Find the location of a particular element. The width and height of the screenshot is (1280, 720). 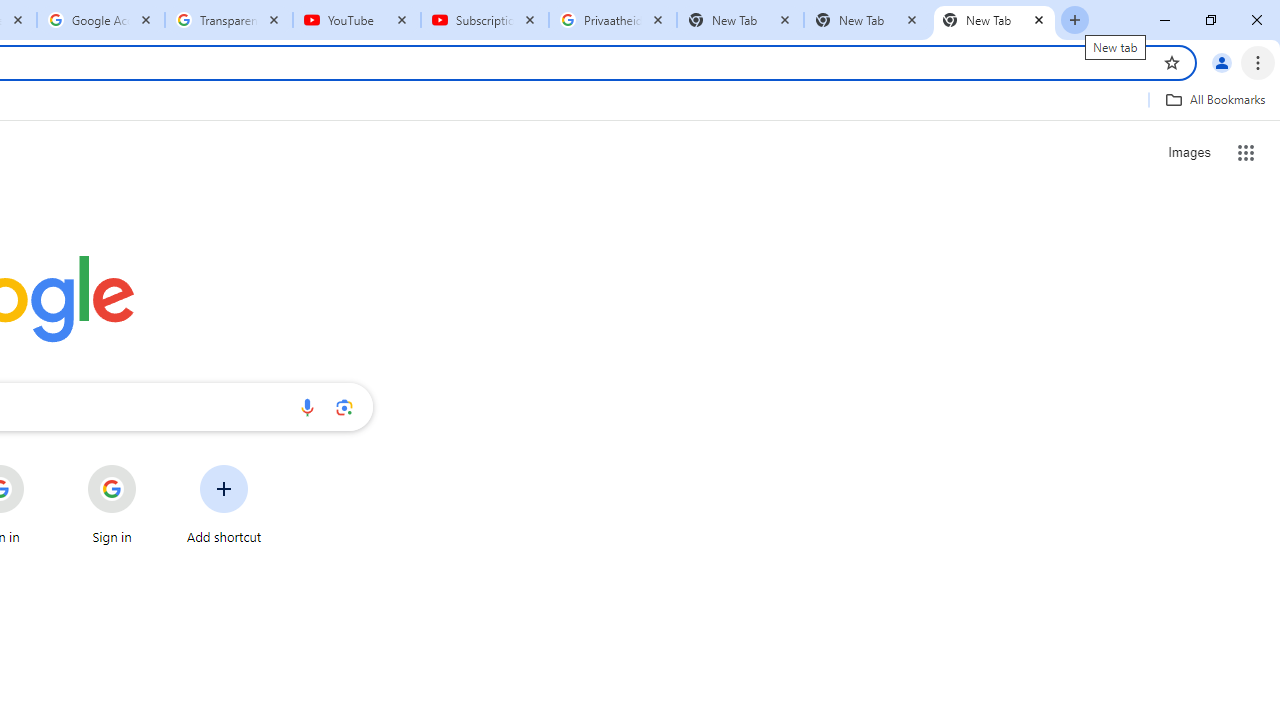

'More actions for Sign in shortcut' is located at coordinates (151, 466).